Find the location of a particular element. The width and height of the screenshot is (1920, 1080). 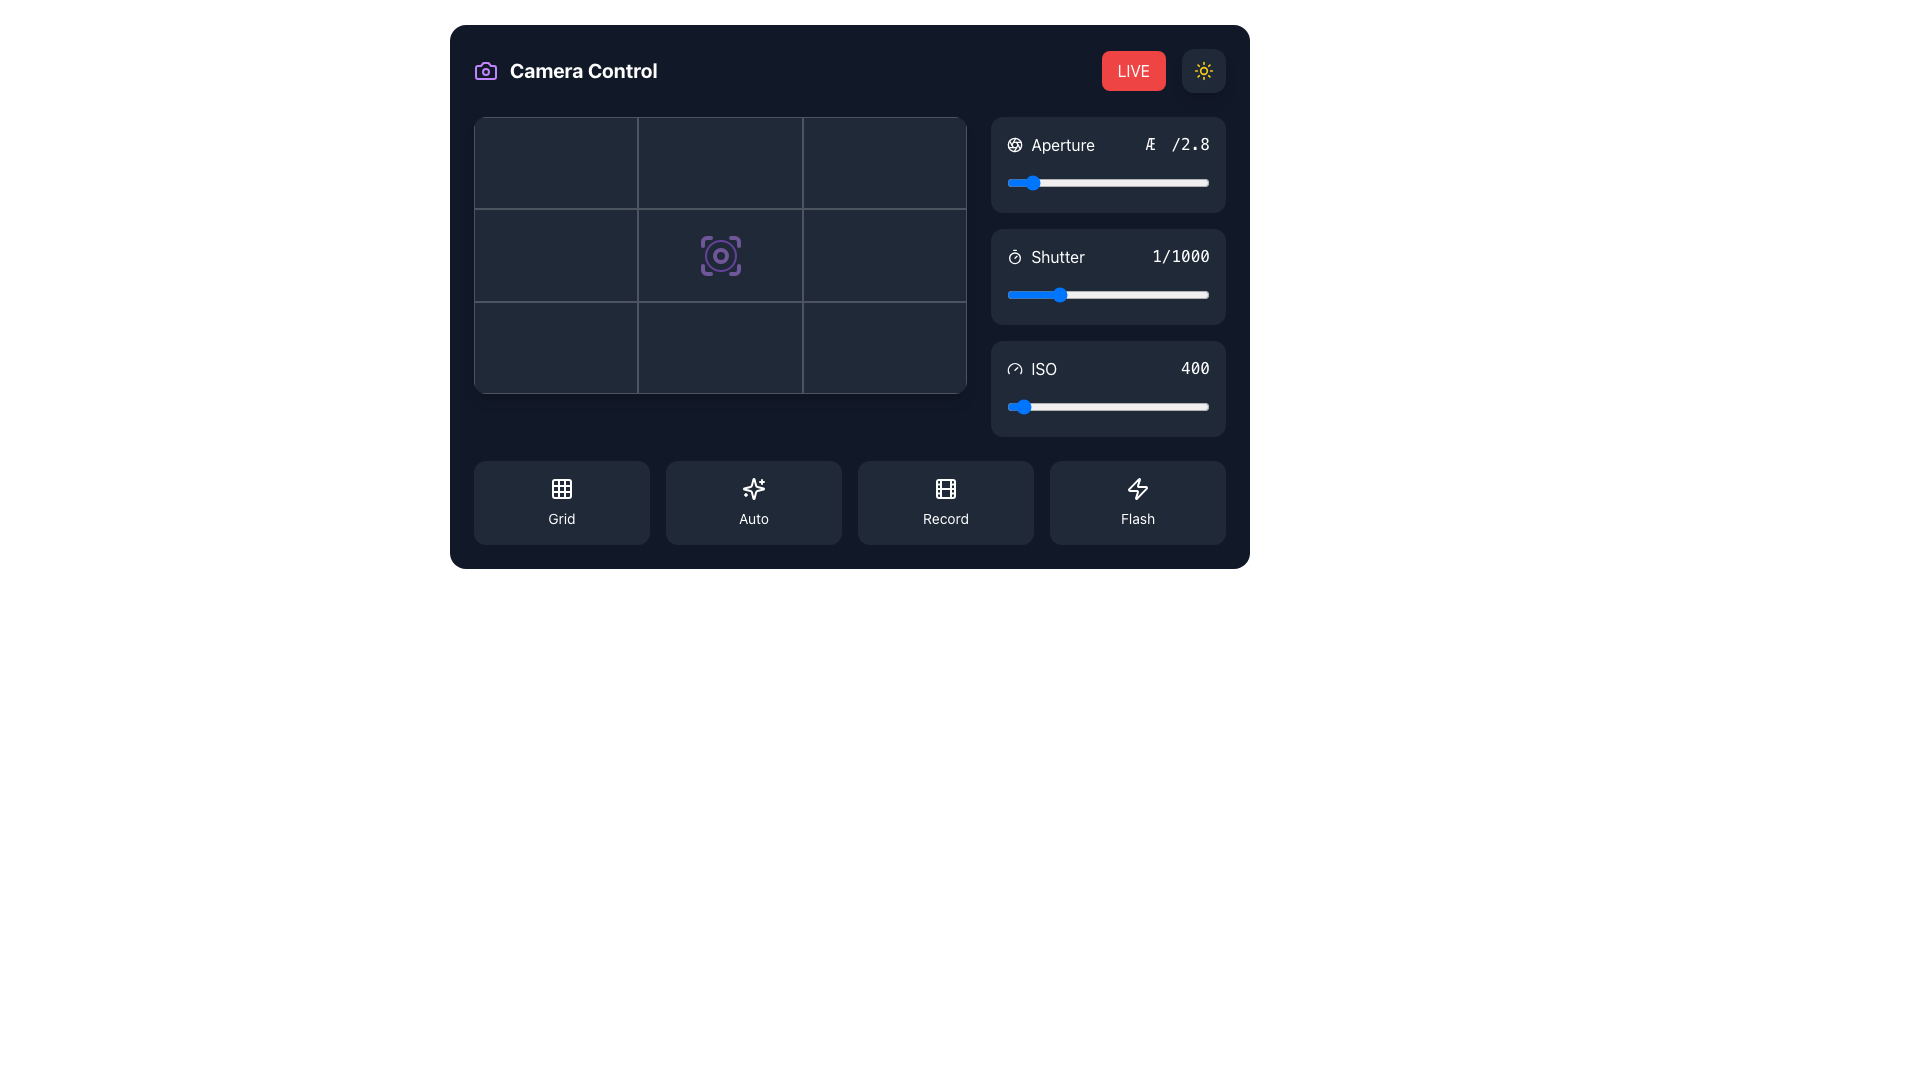

the star-shaped graphical icon in the 'Auto' button located at the bottom center of the interface is located at coordinates (752, 489).